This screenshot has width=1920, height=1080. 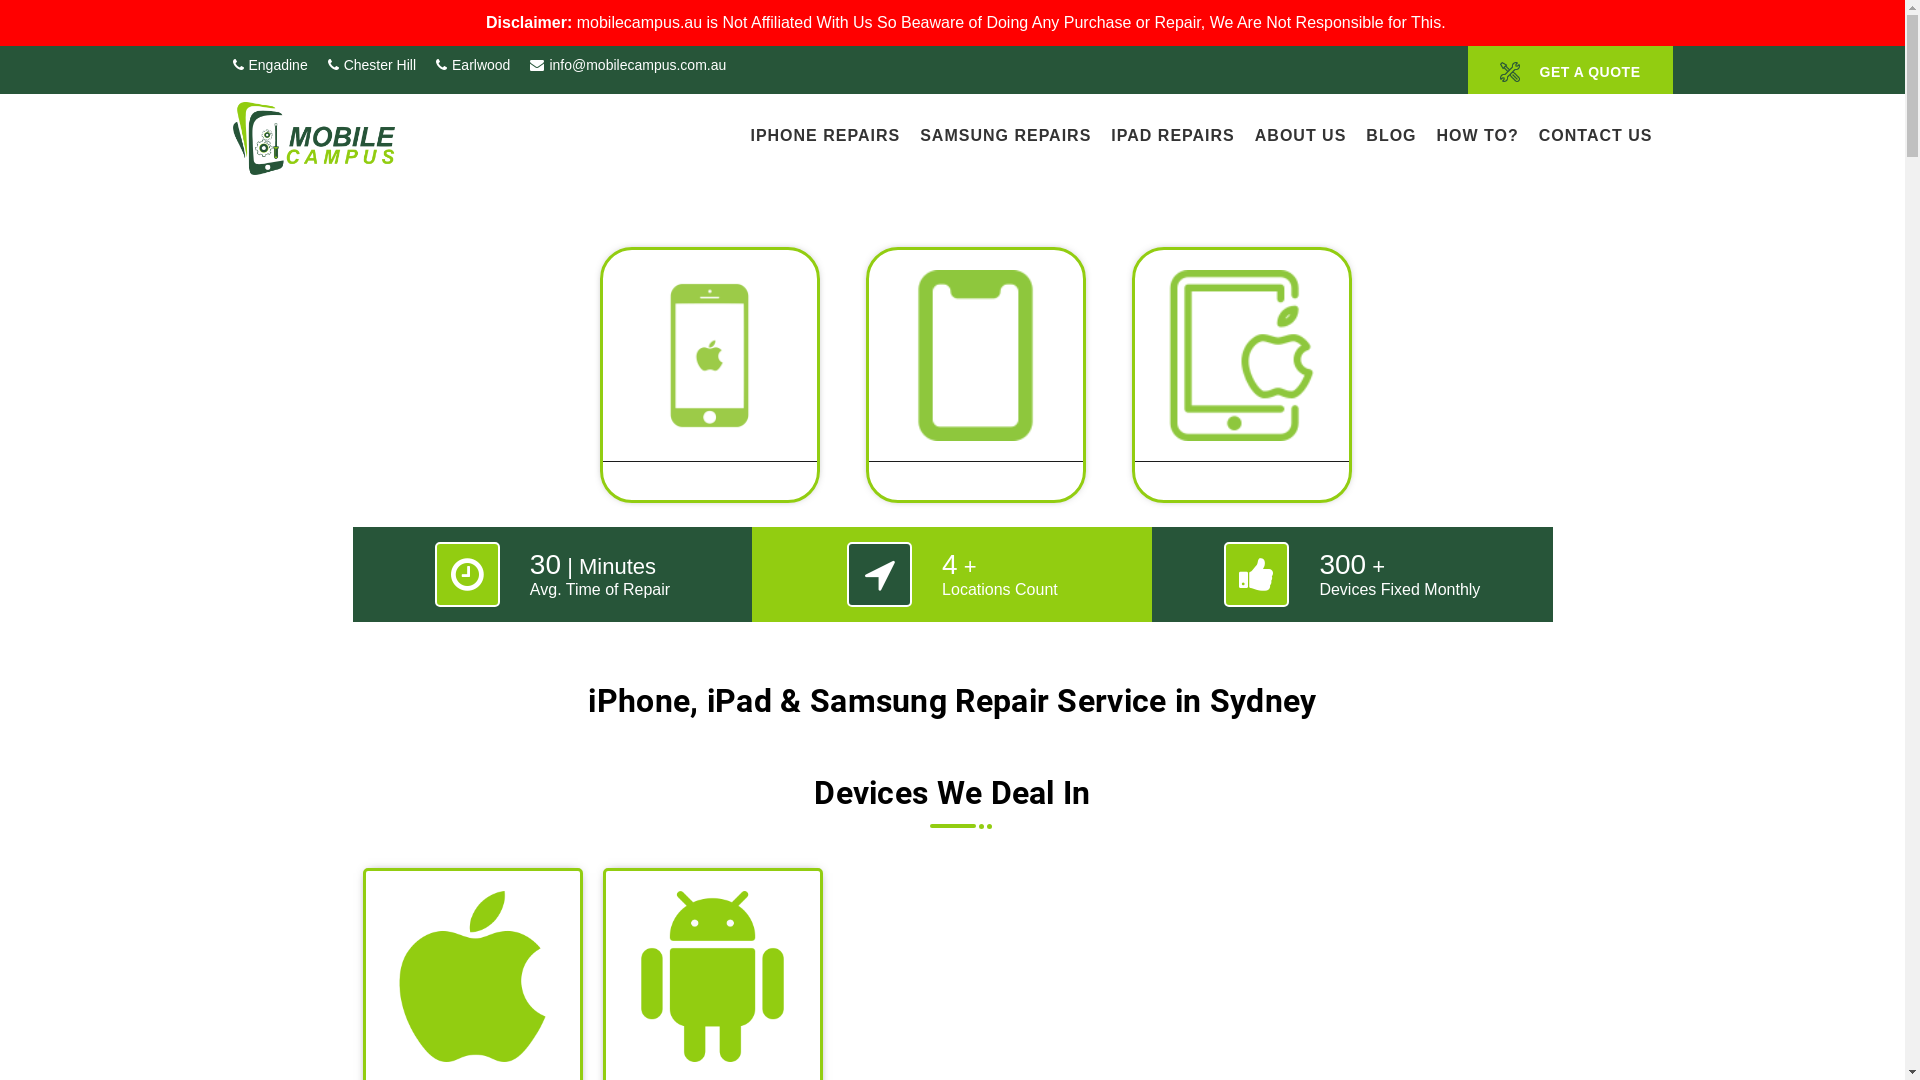 What do you see at coordinates (1538, 133) in the screenshot?
I see `'CONTACT US'` at bounding box center [1538, 133].